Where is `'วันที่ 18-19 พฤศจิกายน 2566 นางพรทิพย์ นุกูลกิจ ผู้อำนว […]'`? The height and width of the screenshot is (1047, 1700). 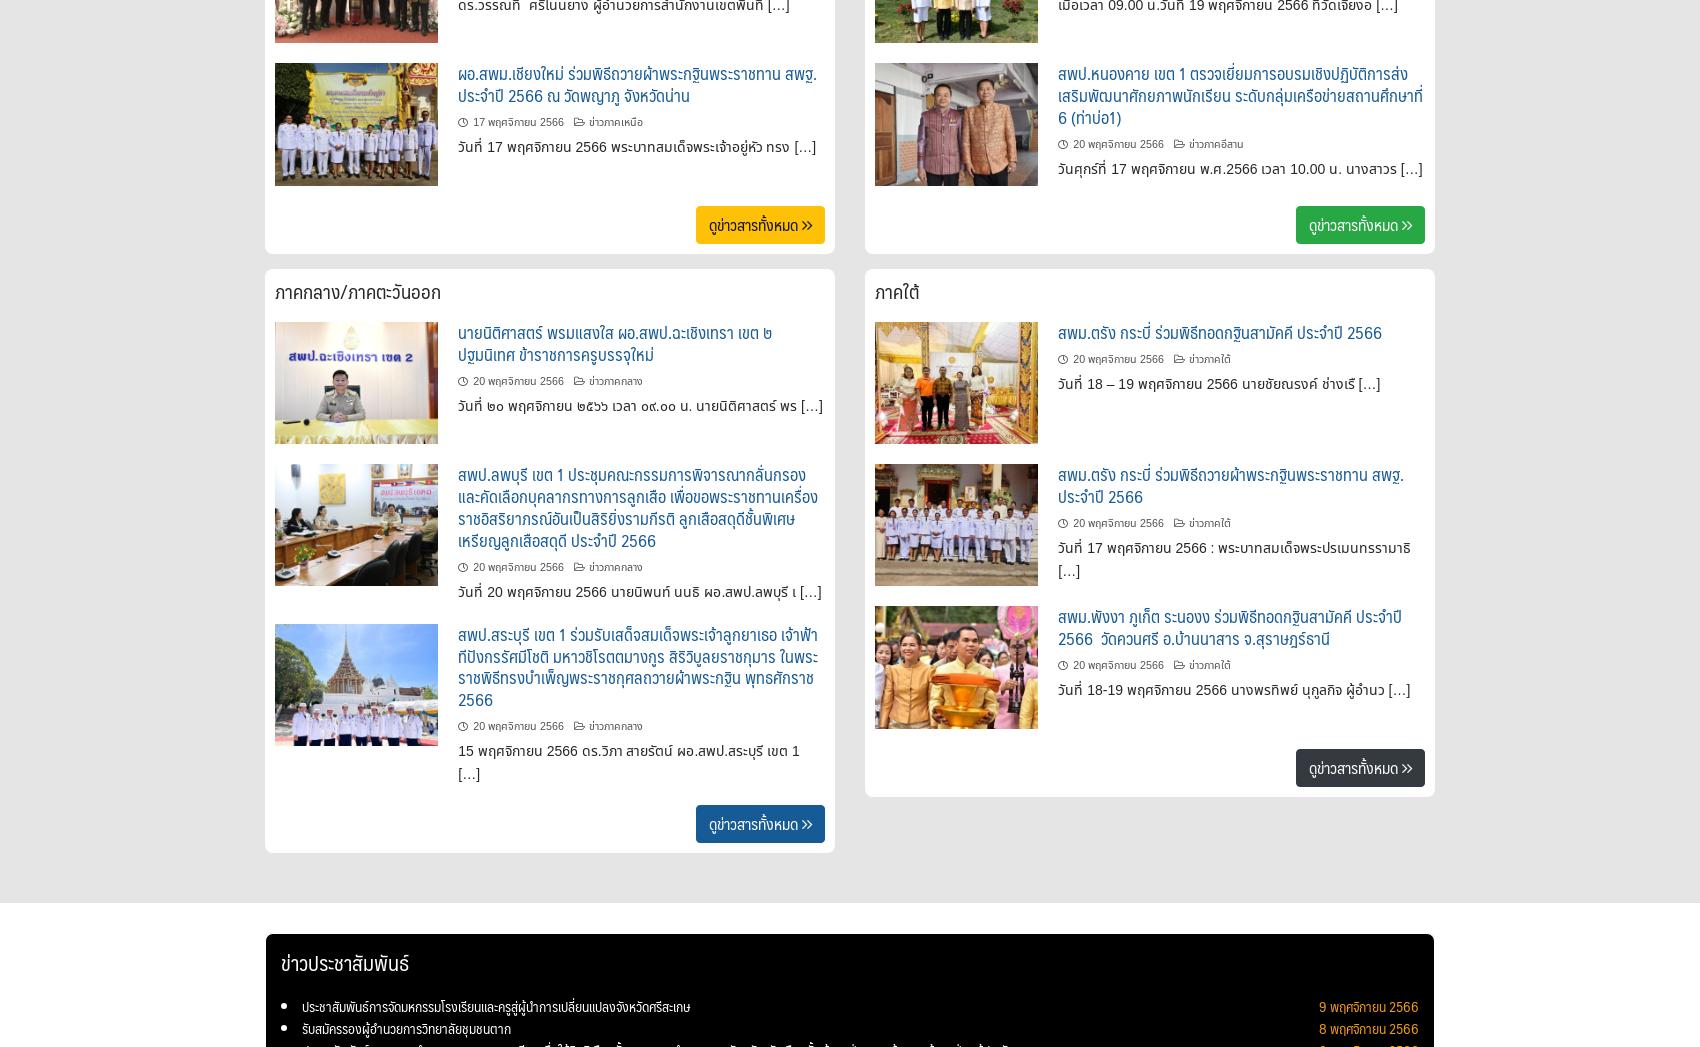
'วันที่ 18-19 พฤศจิกายน 2566 นางพรทิพย์ นุกูลกิจ ผู้อำนว […]' is located at coordinates (1233, 688).